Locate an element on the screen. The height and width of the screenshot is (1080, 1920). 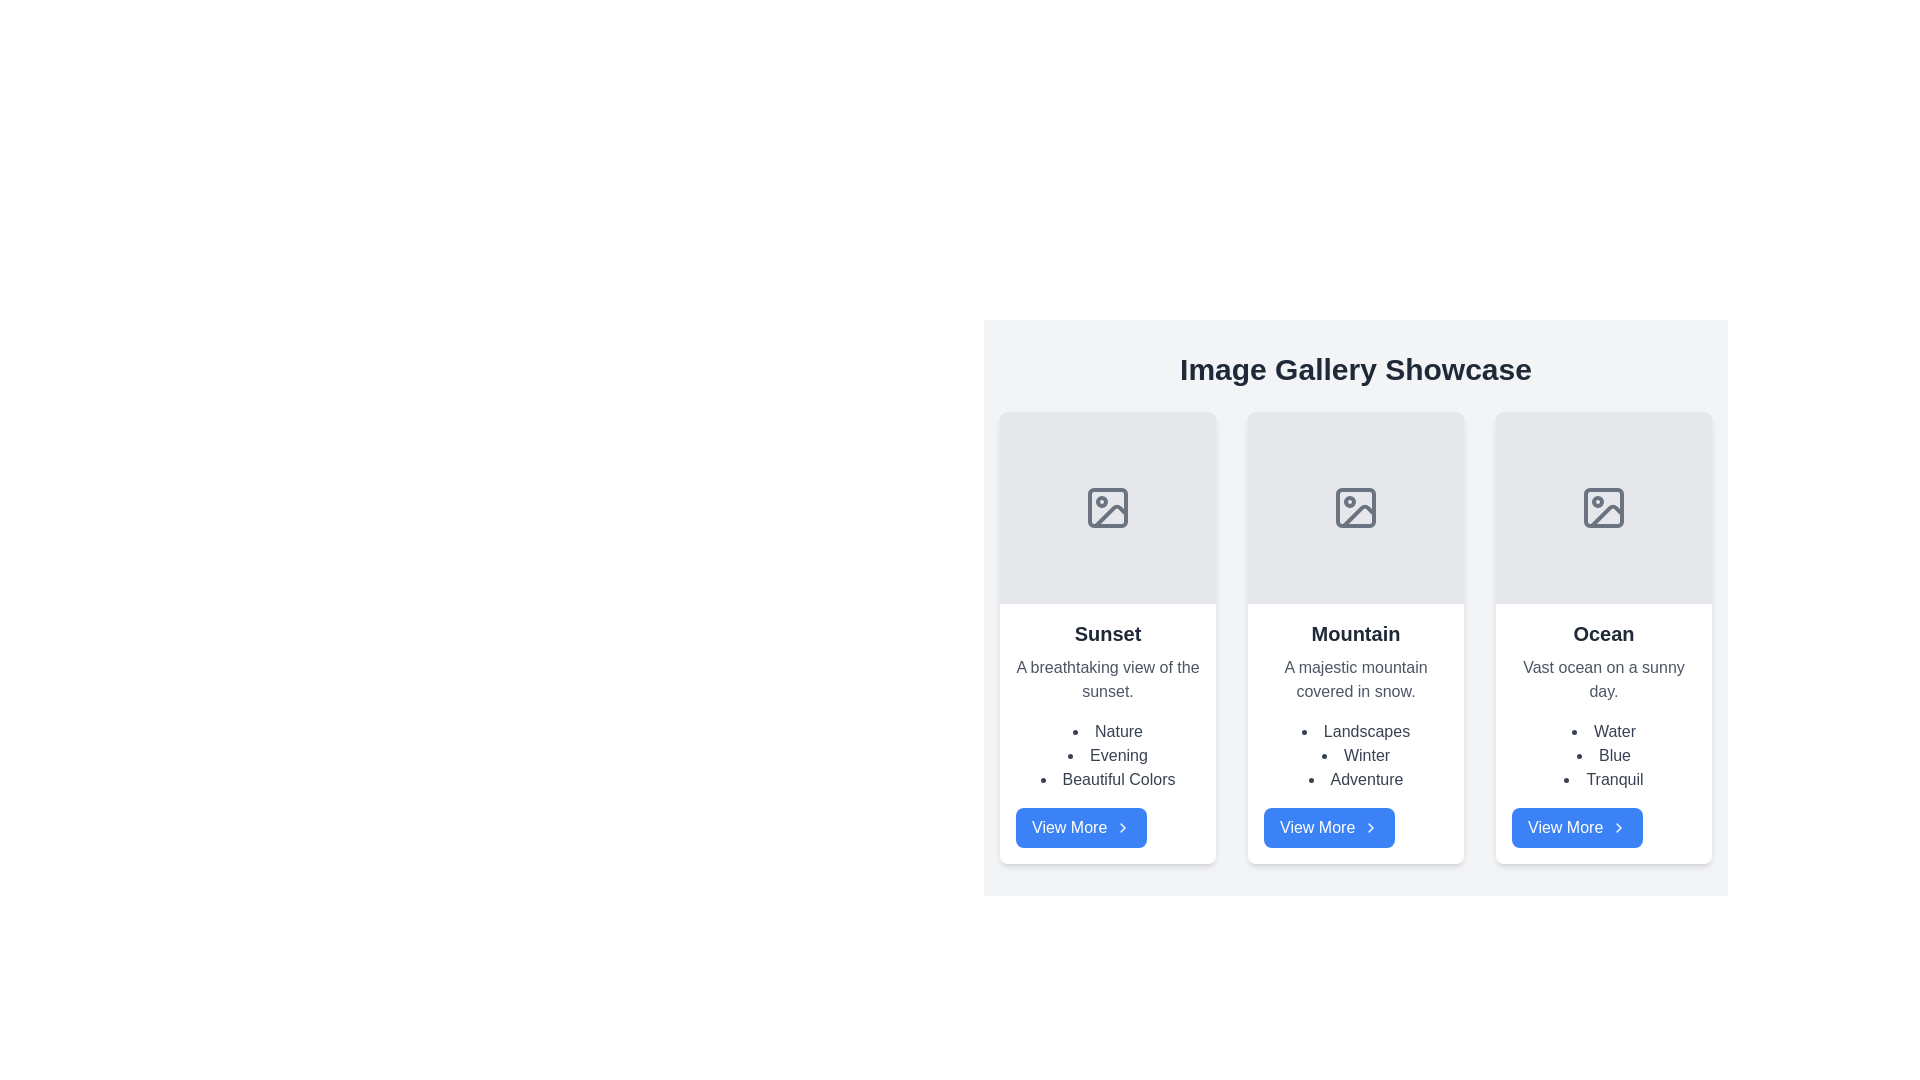
text content of the first item in the bulleted list under the 'Mountain' section on the center card interface is located at coordinates (1356, 732).